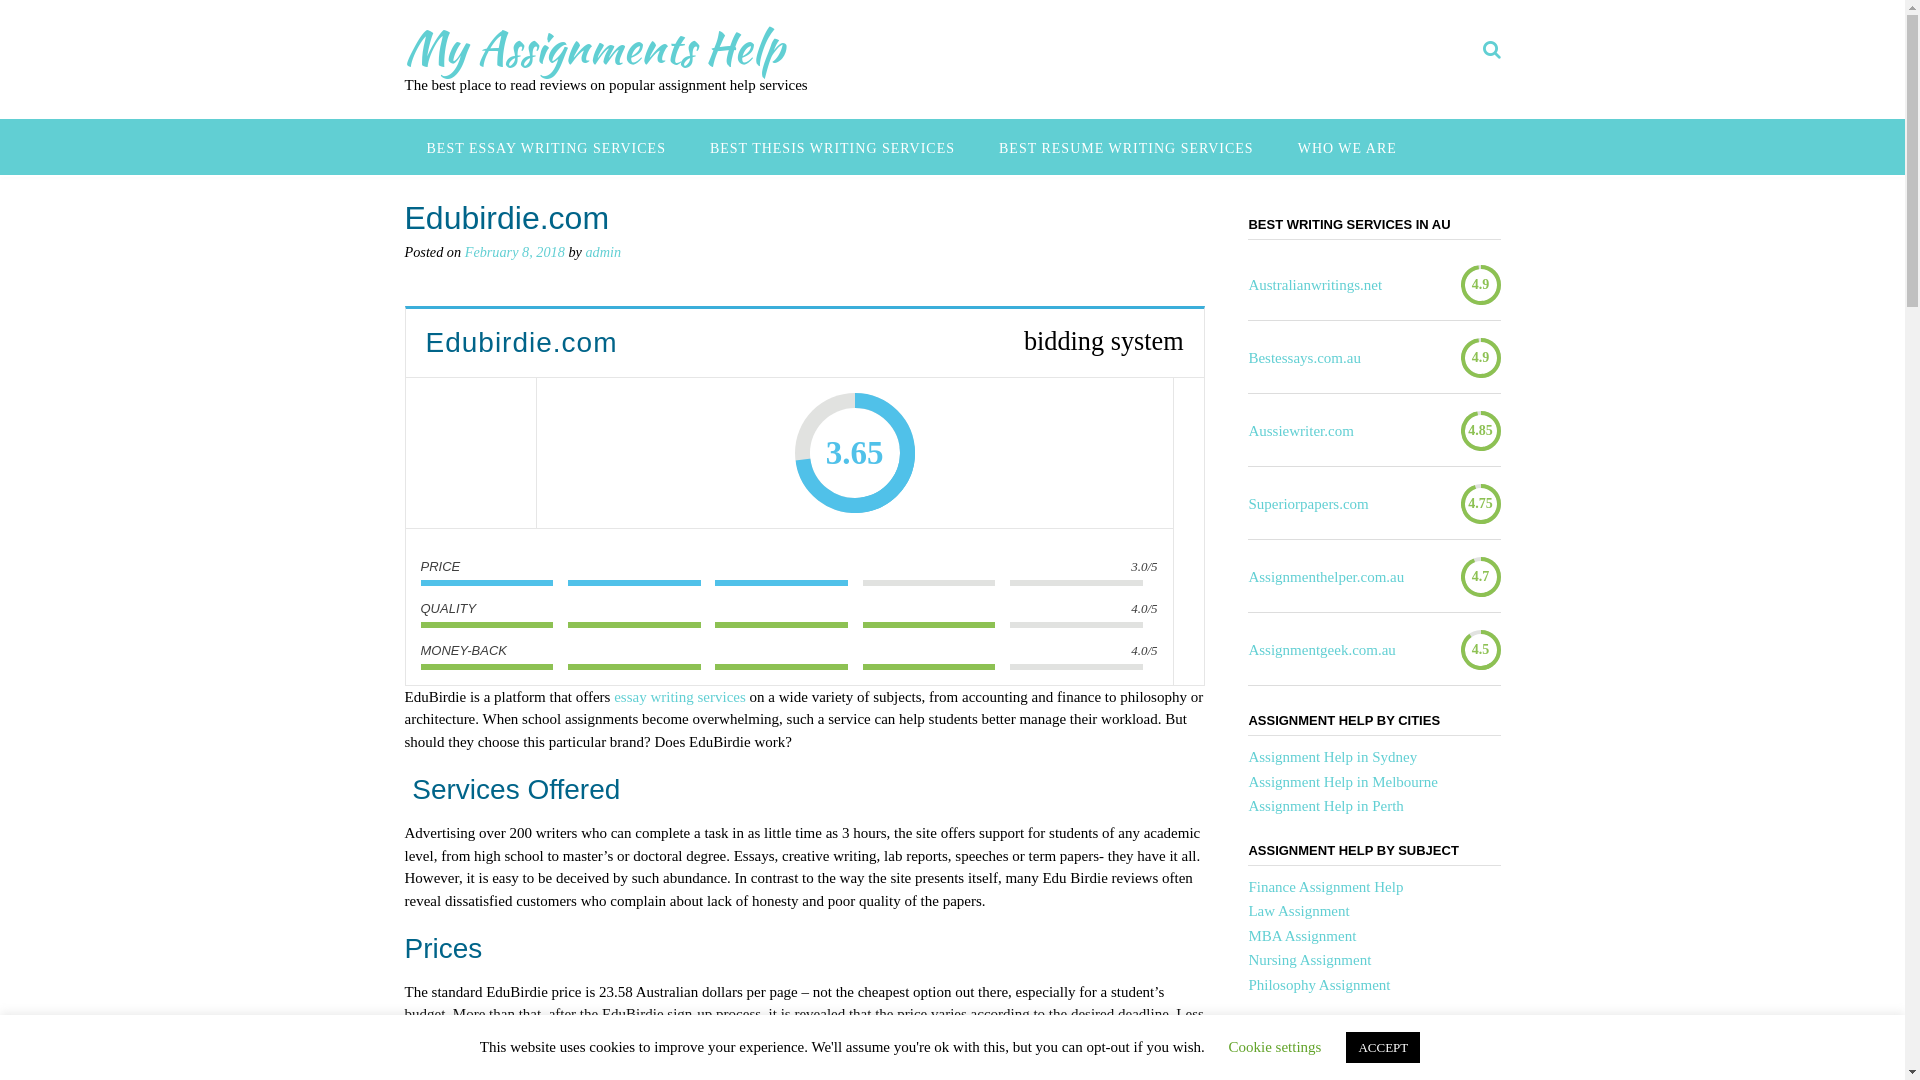  I want to click on 'Philosophy Assignment', so click(1319, 982).